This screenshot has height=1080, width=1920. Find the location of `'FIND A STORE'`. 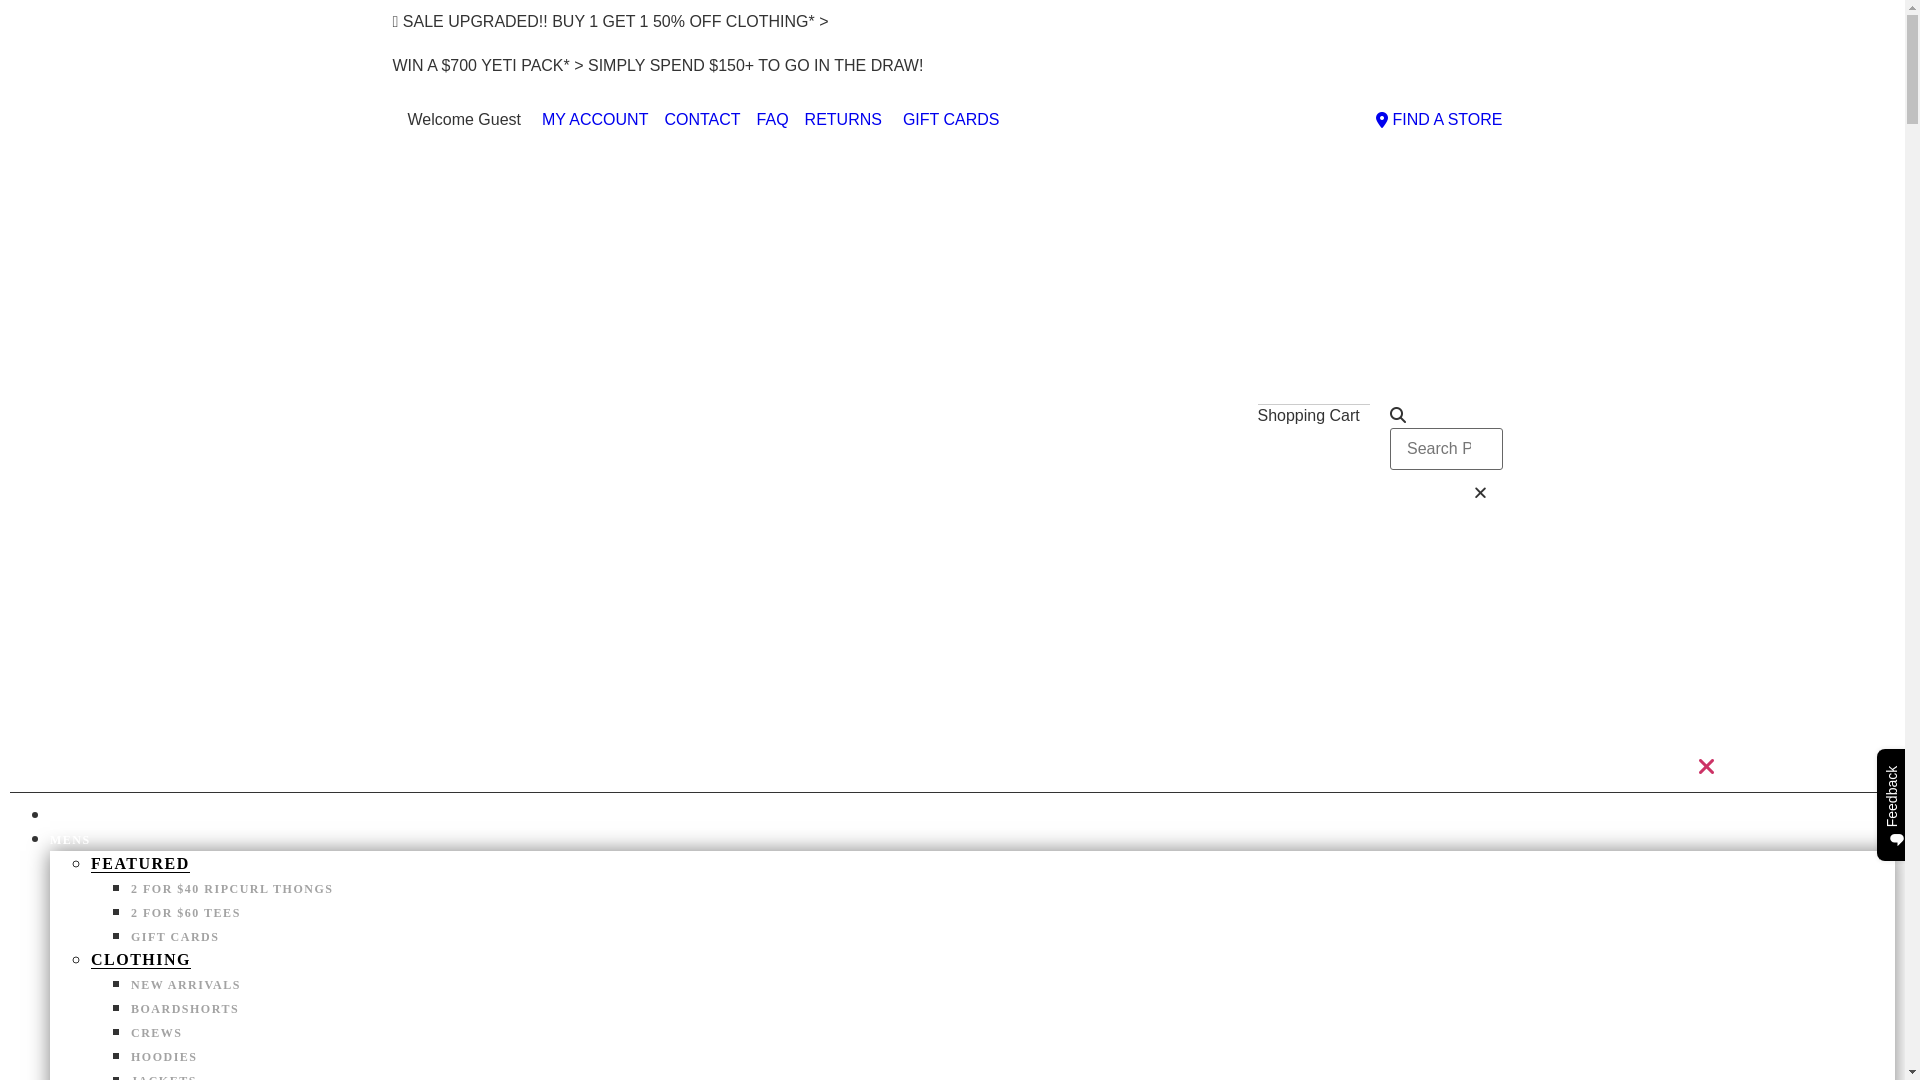

'FIND A STORE' is located at coordinates (1434, 119).